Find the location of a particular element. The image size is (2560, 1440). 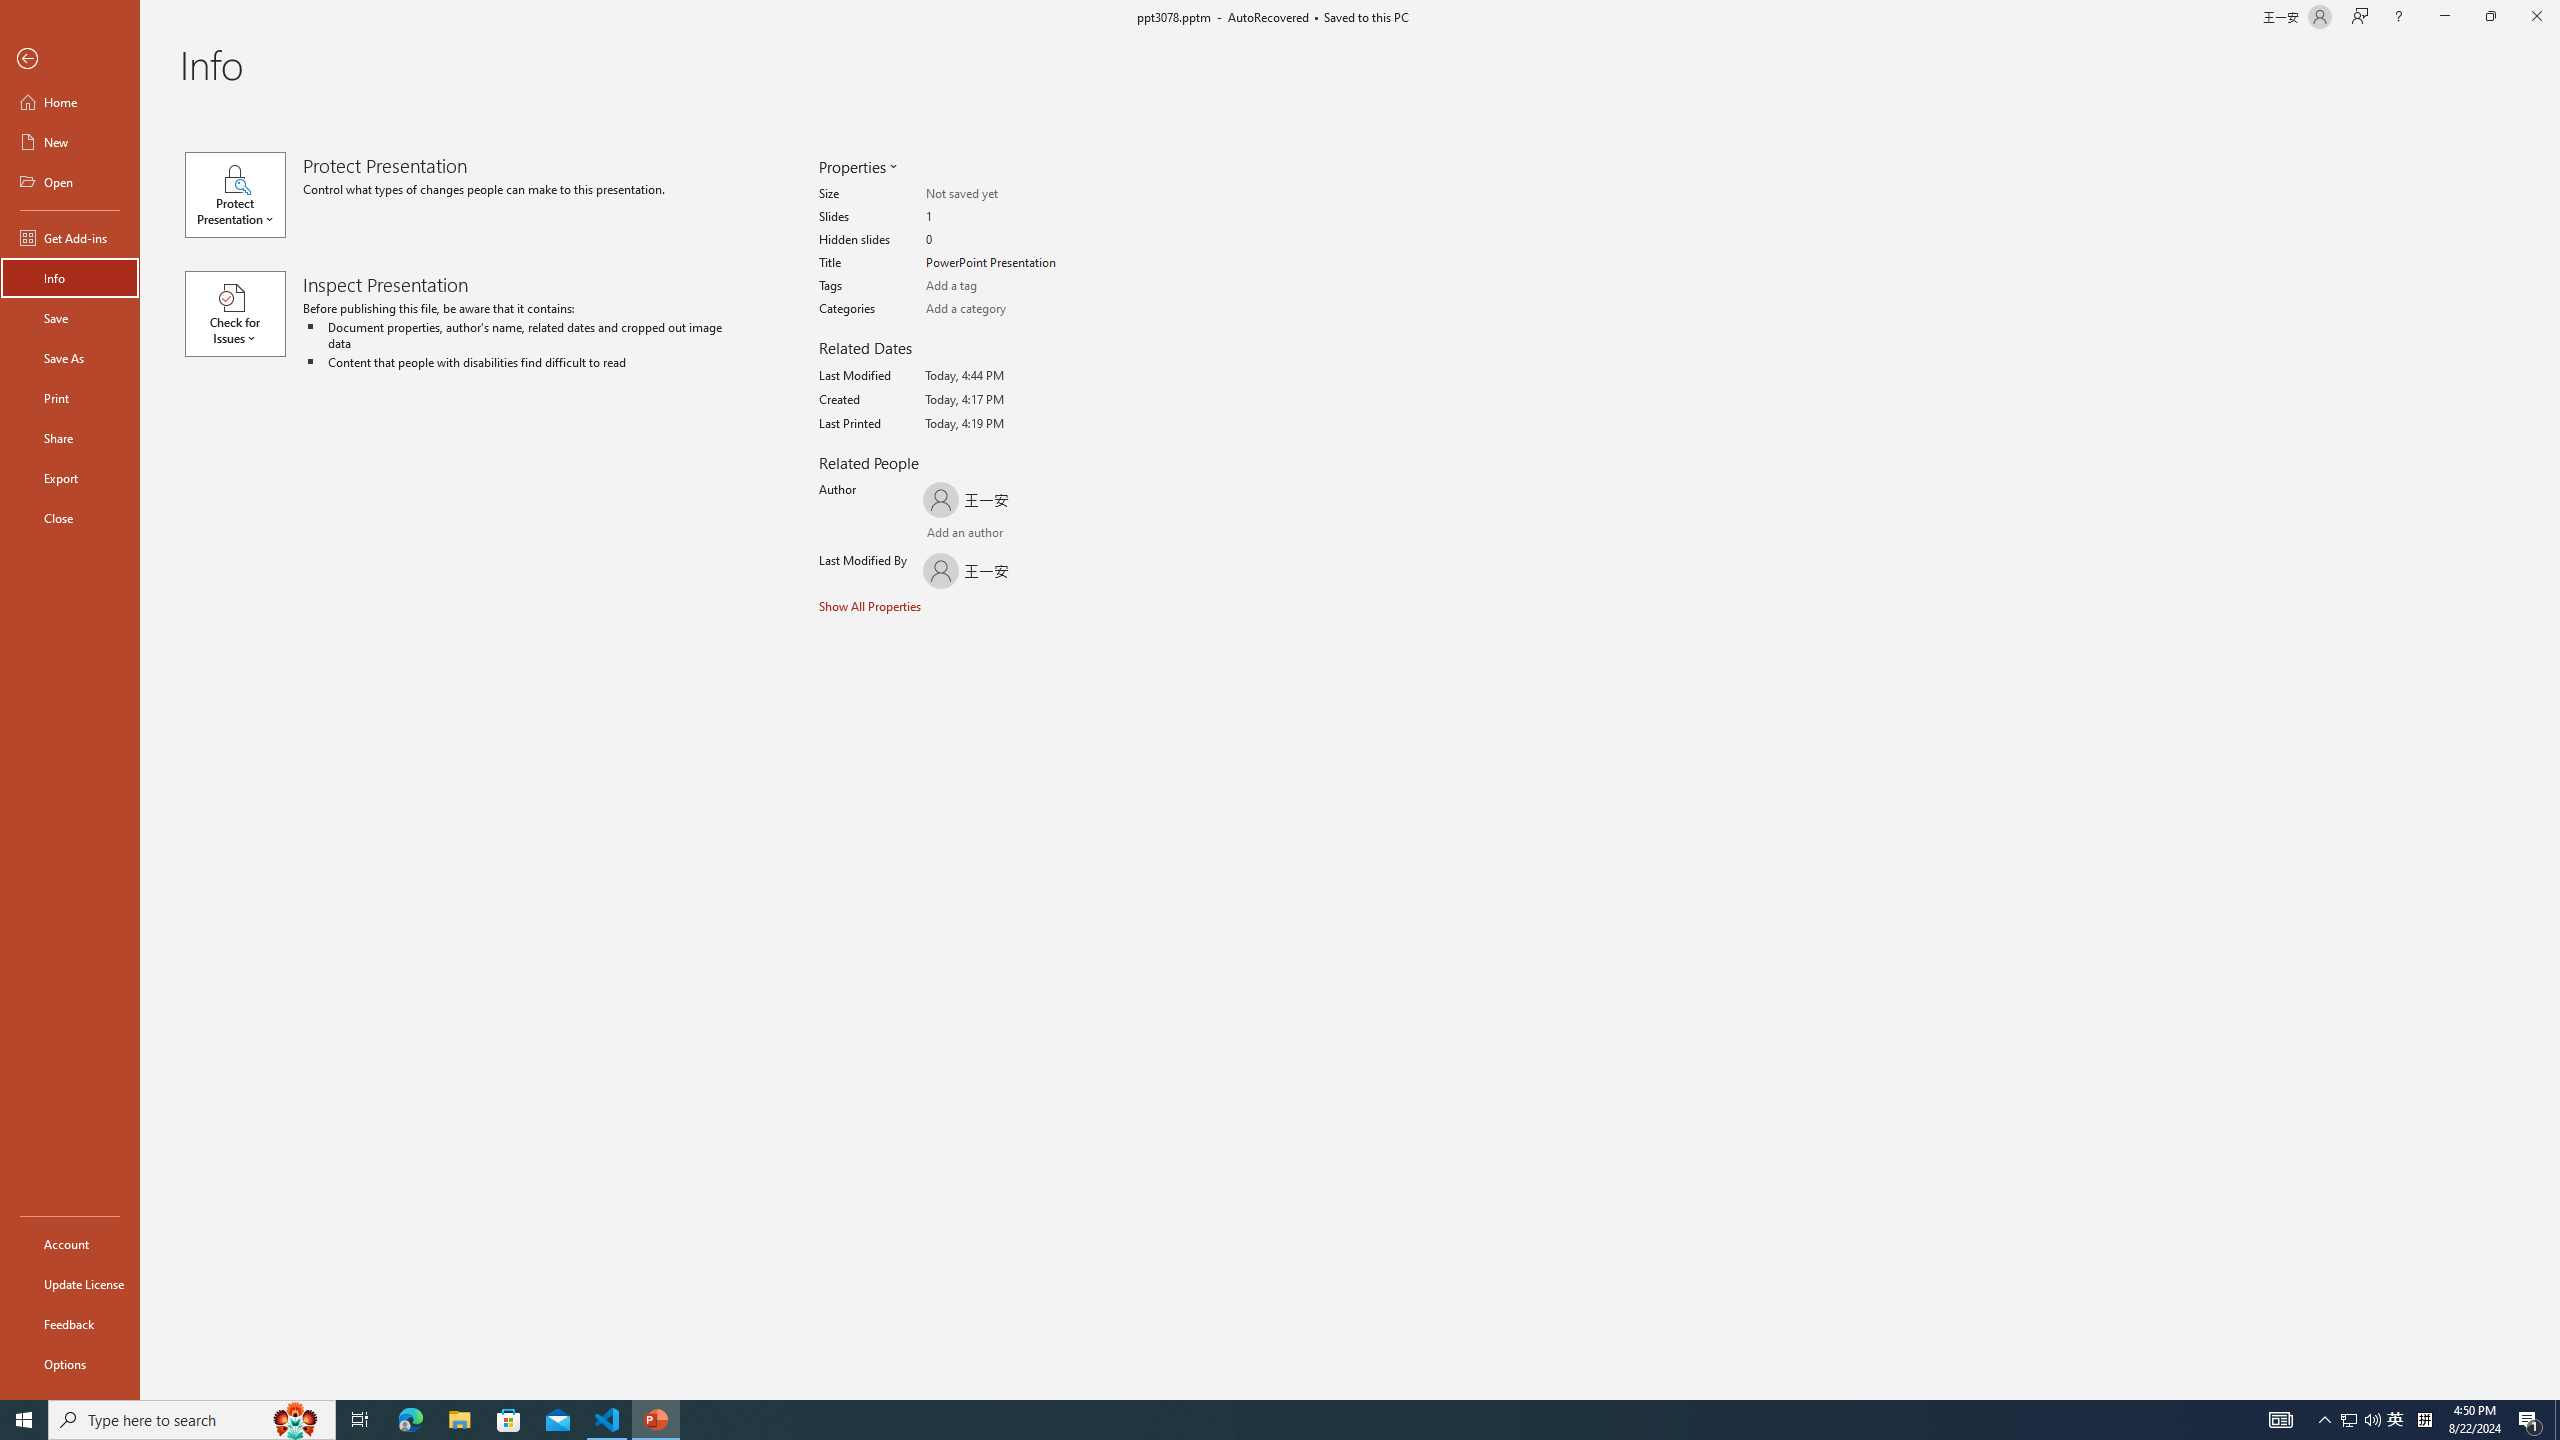

'Account' is located at coordinates (69, 1244).